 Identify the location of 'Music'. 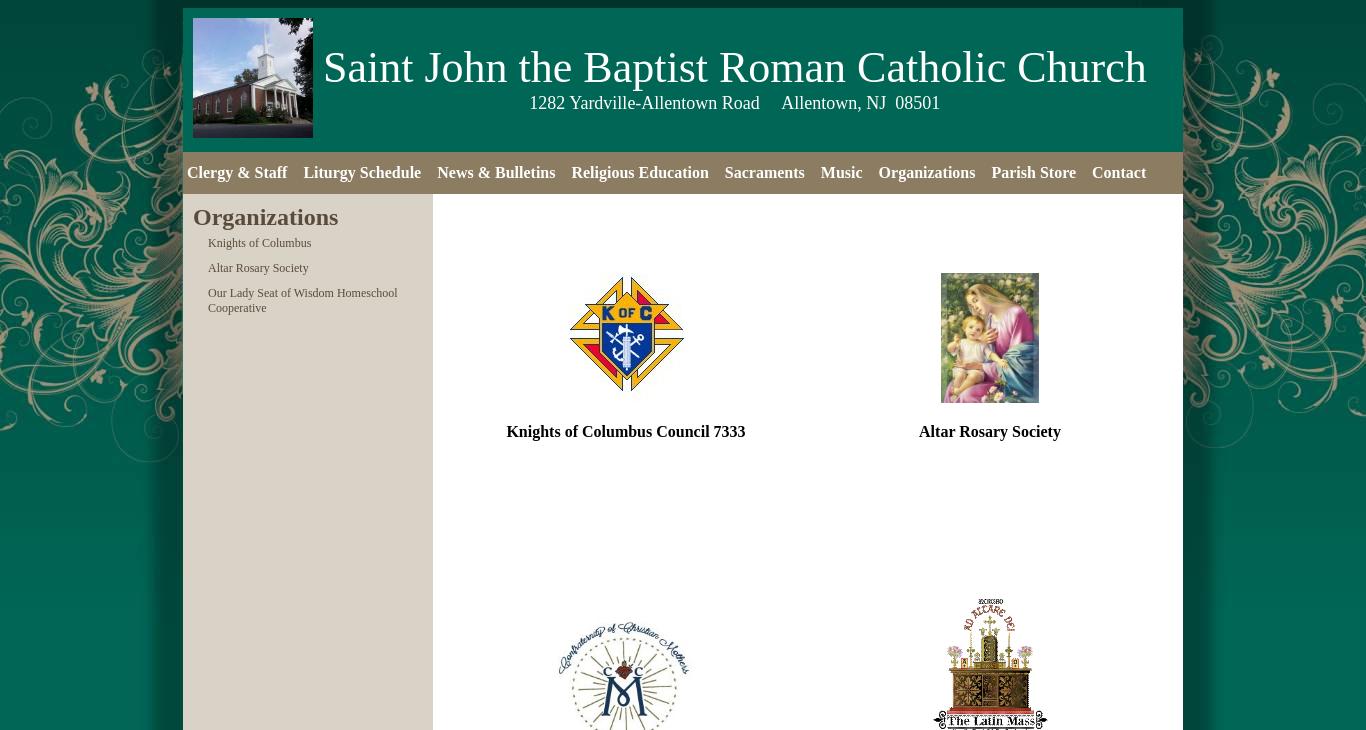
(840, 171).